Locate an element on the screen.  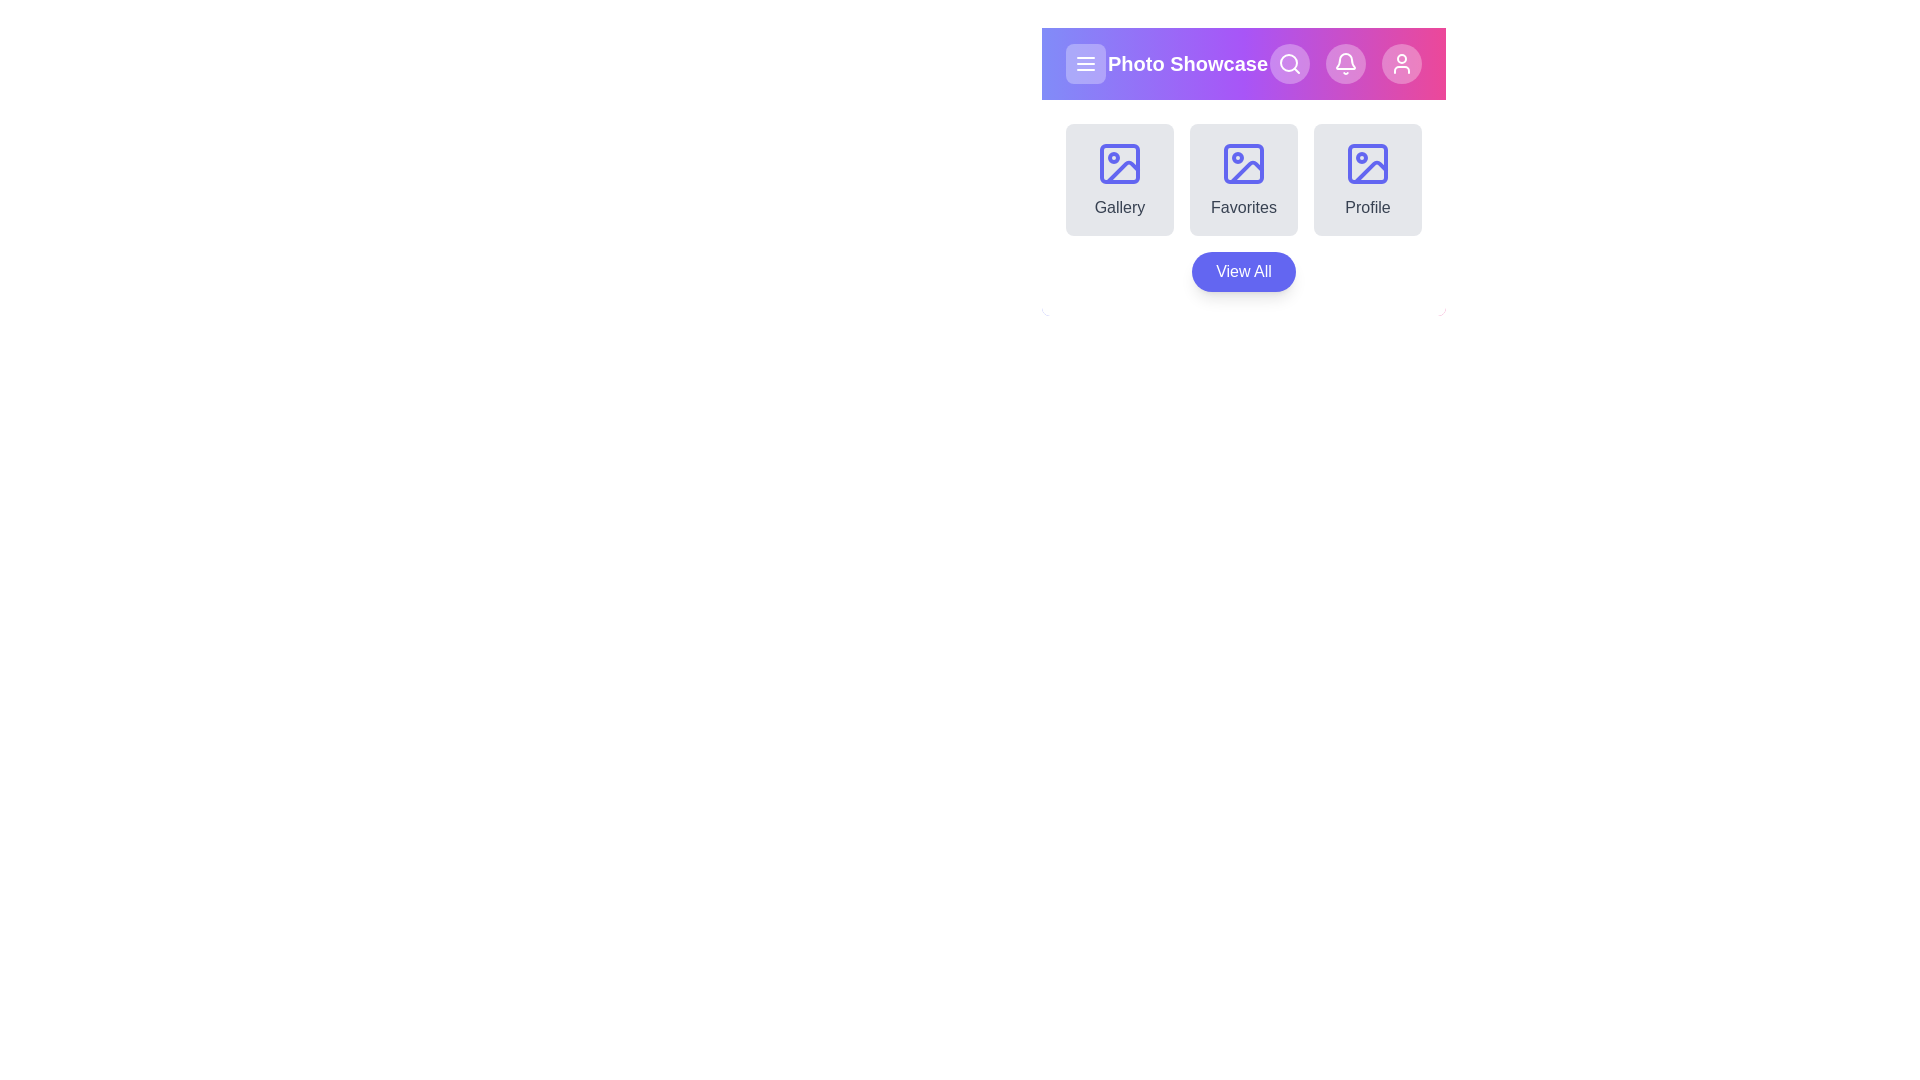
the menu icon to toggle the main menu is located at coordinates (1084, 63).